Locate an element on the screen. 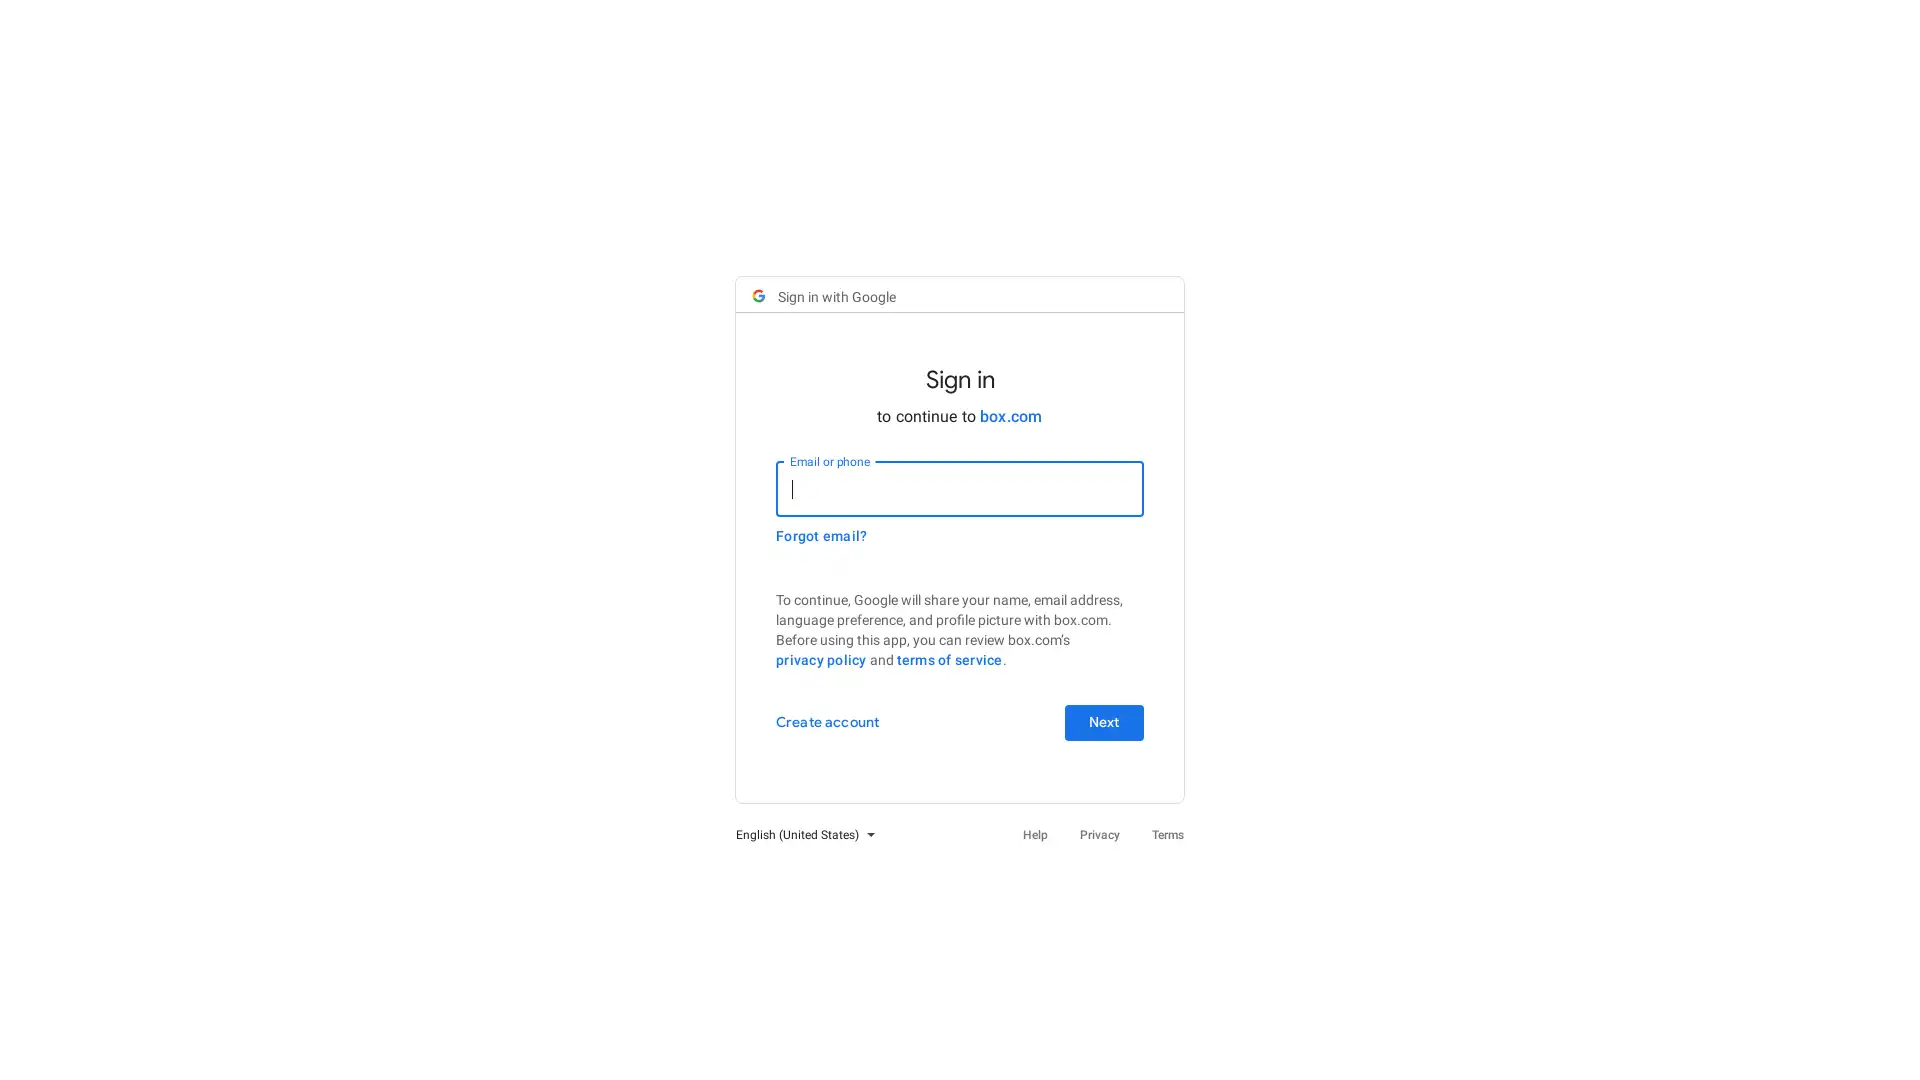 The height and width of the screenshot is (1080, 1920). Next is located at coordinates (1103, 722).